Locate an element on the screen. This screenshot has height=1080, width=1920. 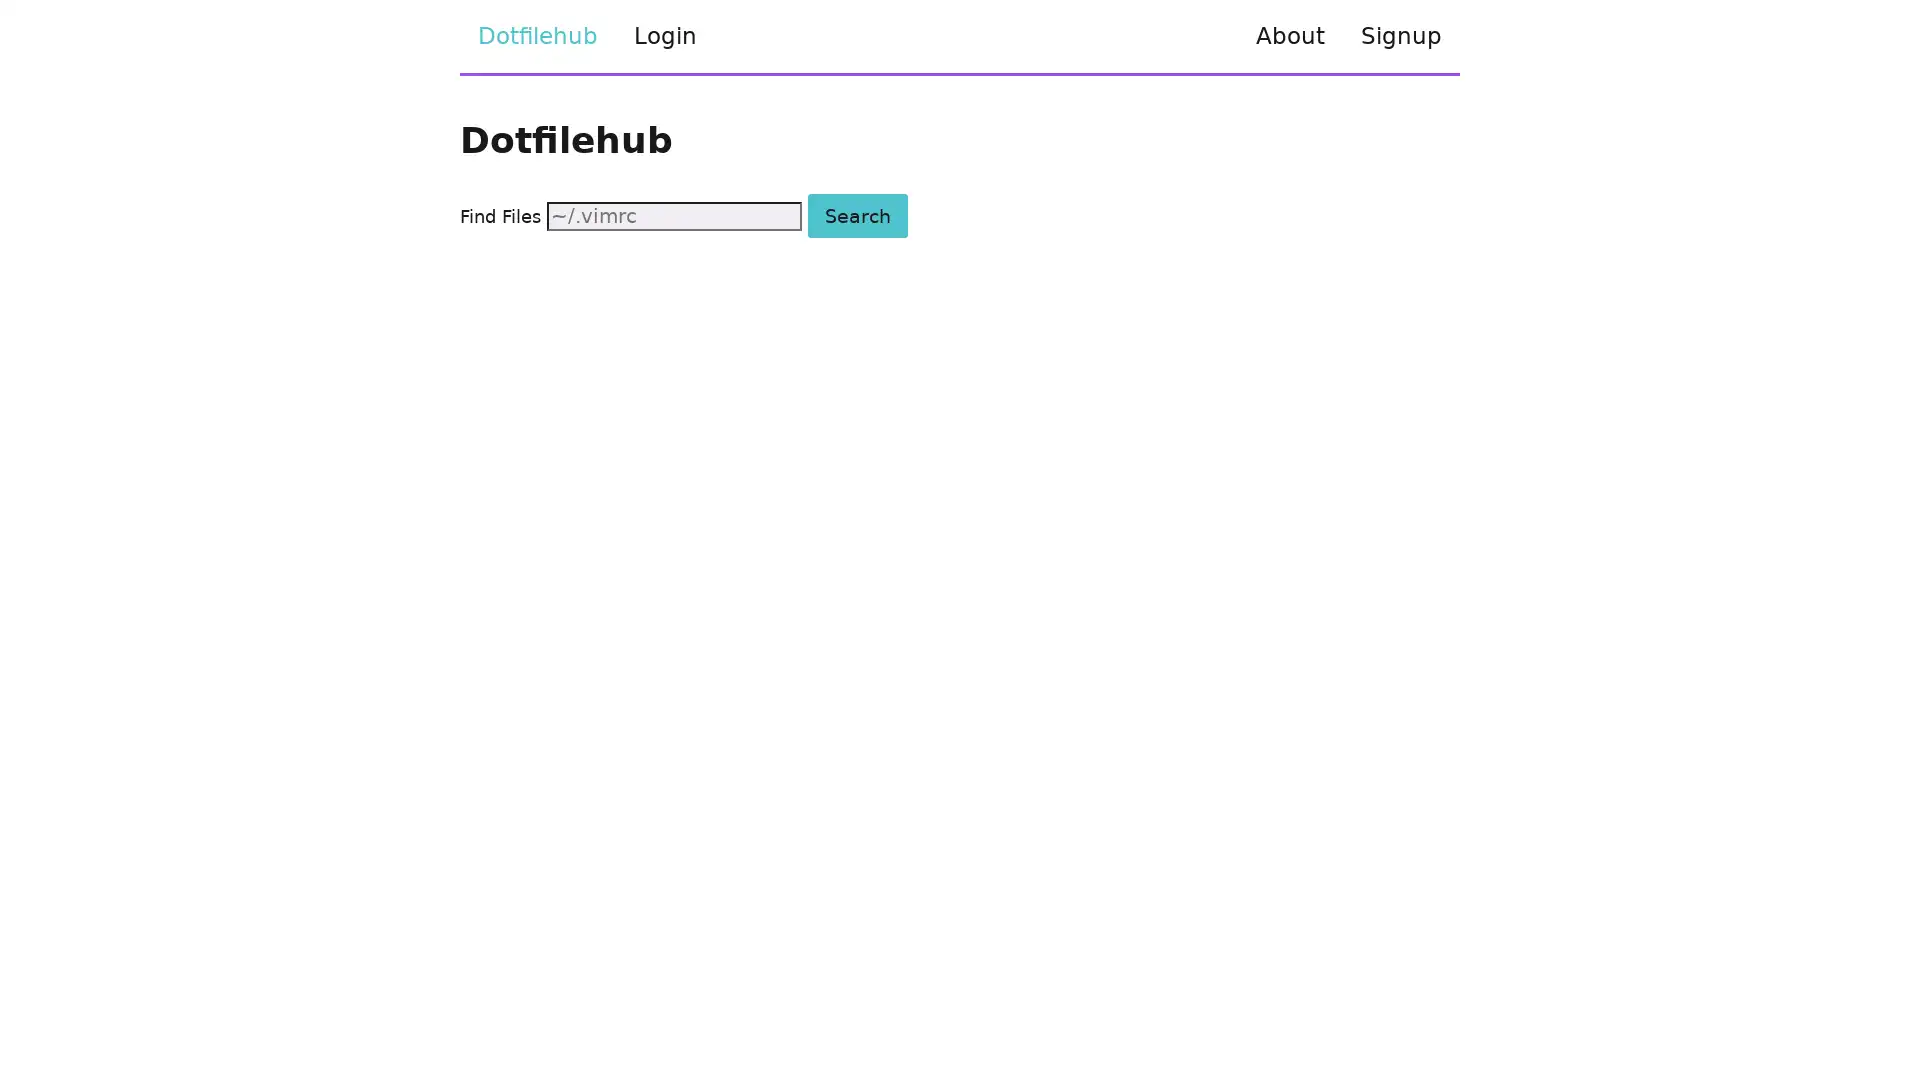
Search is located at coordinates (858, 216).